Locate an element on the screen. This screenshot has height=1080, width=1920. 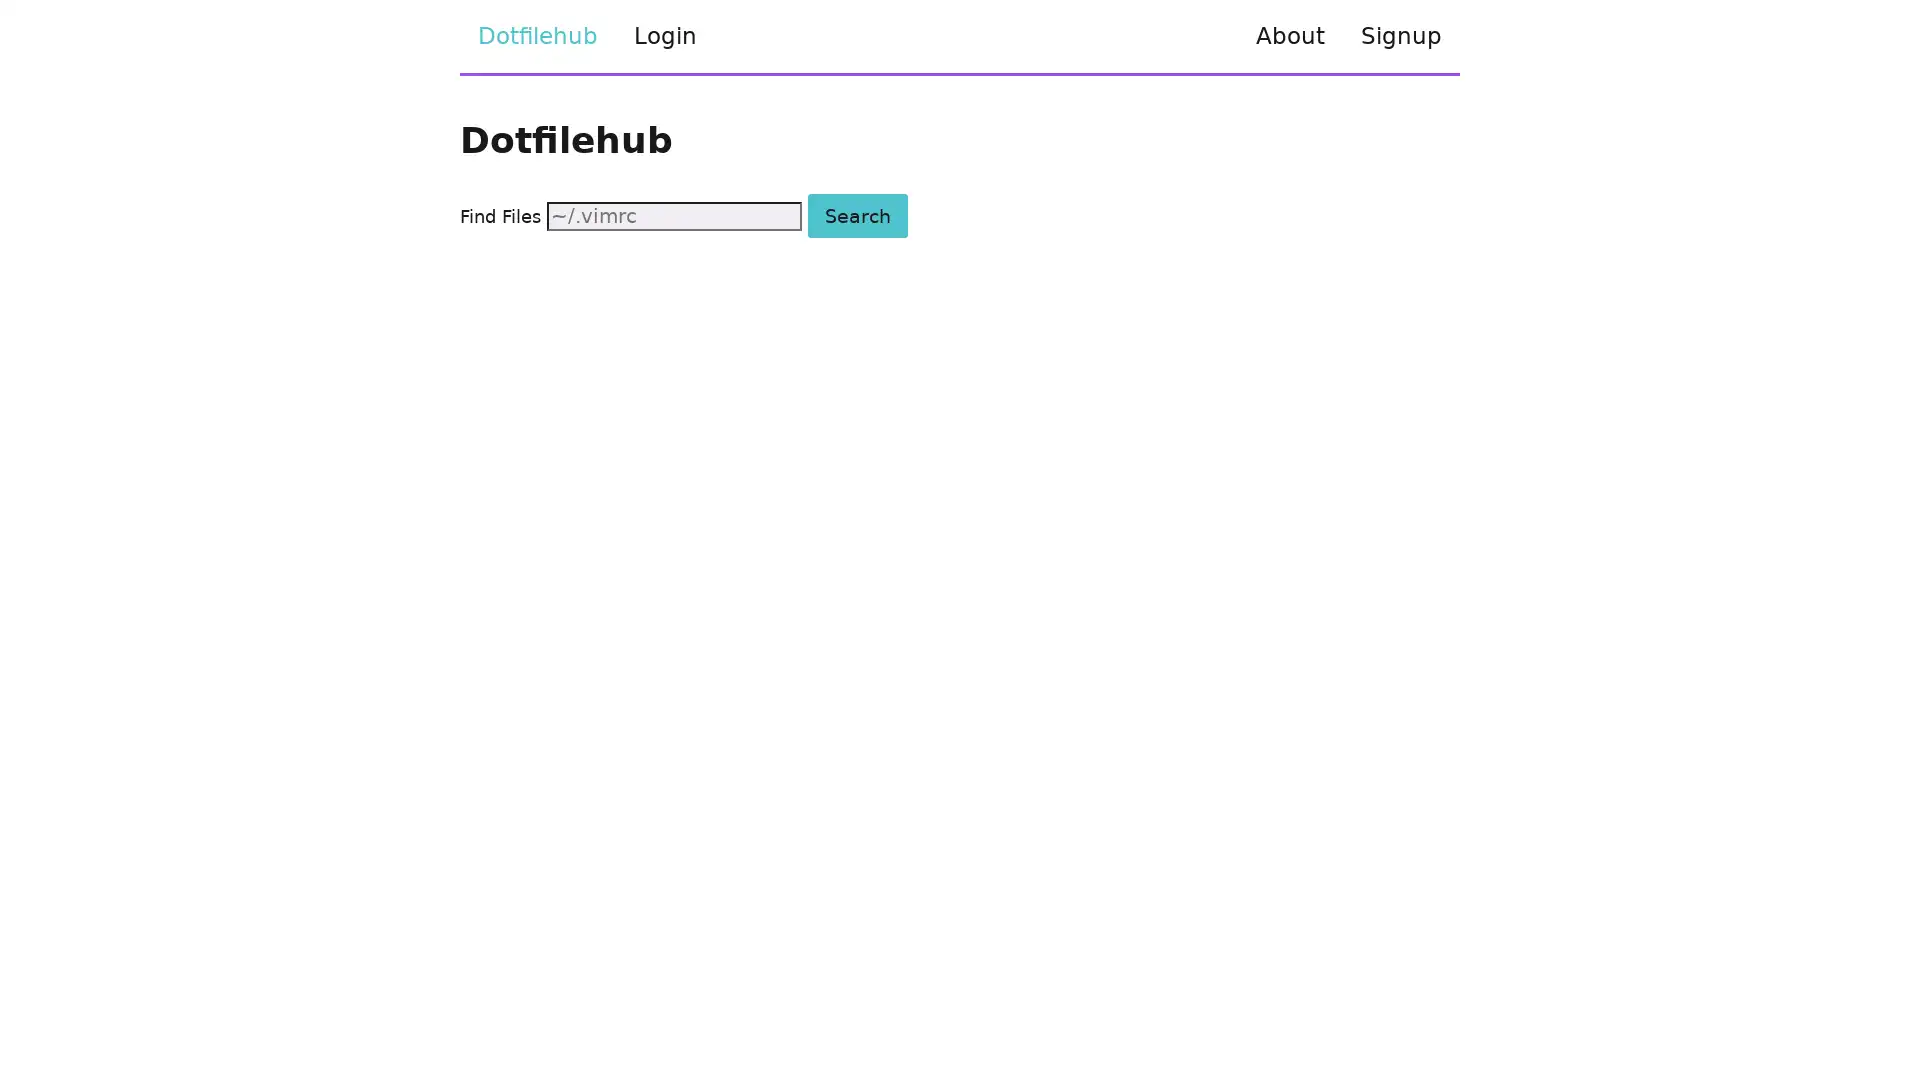
Search is located at coordinates (858, 216).